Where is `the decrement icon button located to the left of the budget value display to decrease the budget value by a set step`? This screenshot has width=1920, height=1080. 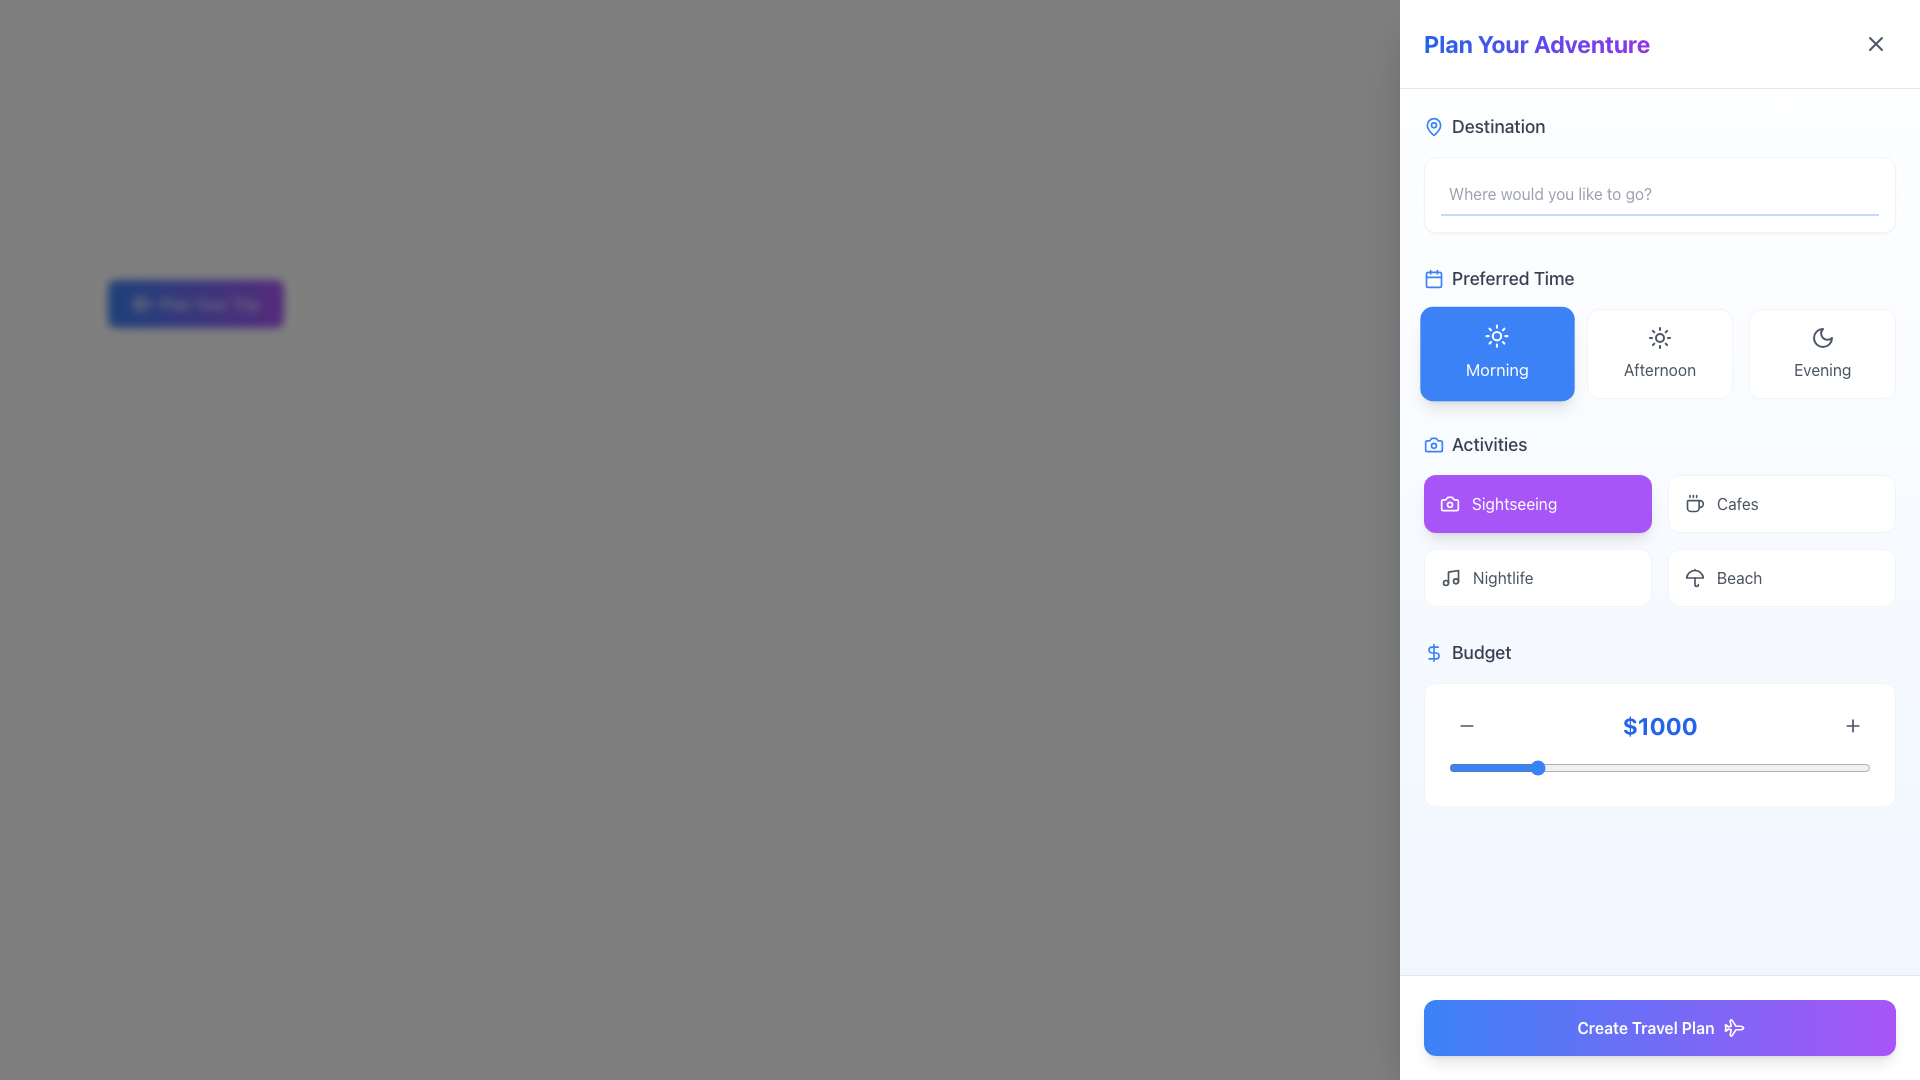 the decrement icon button located to the left of the budget value display to decrease the budget value by a set step is located at coordinates (1467, 725).